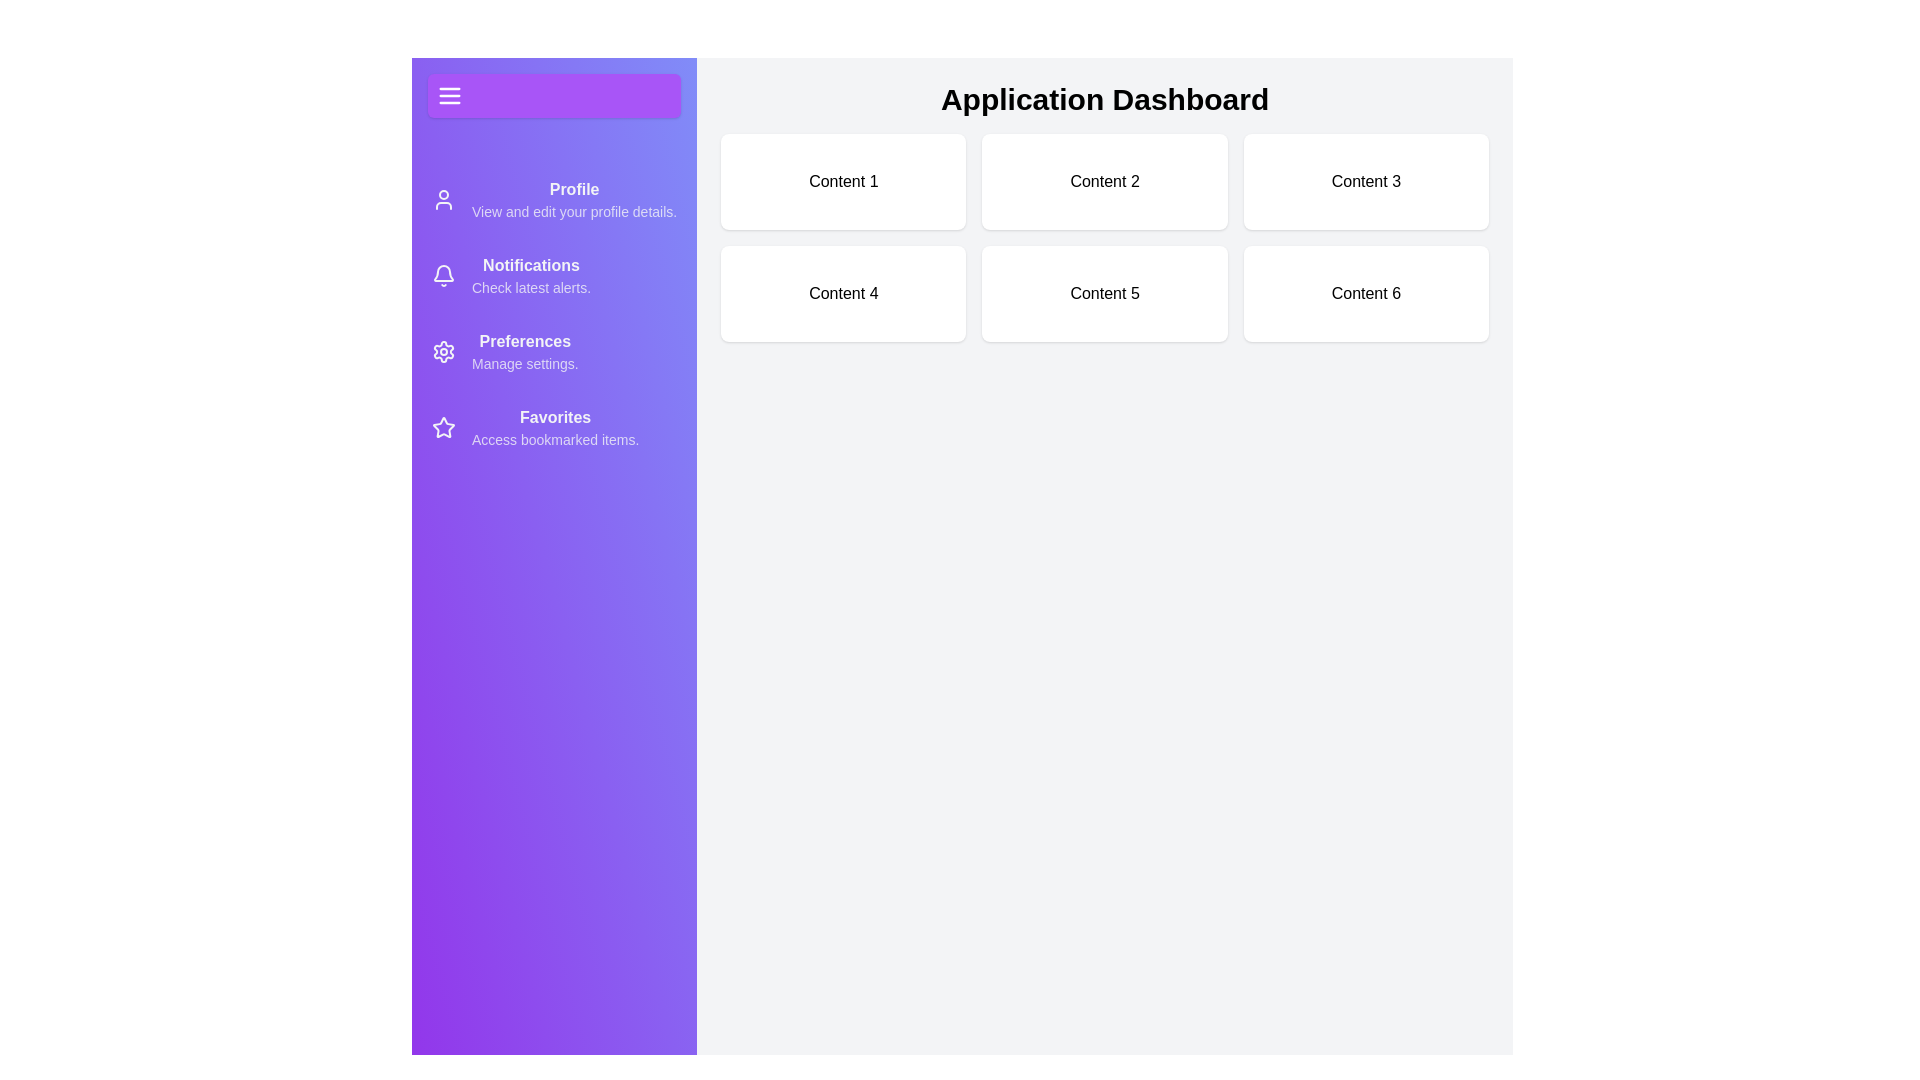  What do you see at coordinates (553, 350) in the screenshot?
I see `the menu item Preferences from the list` at bounding box center [553, 350].